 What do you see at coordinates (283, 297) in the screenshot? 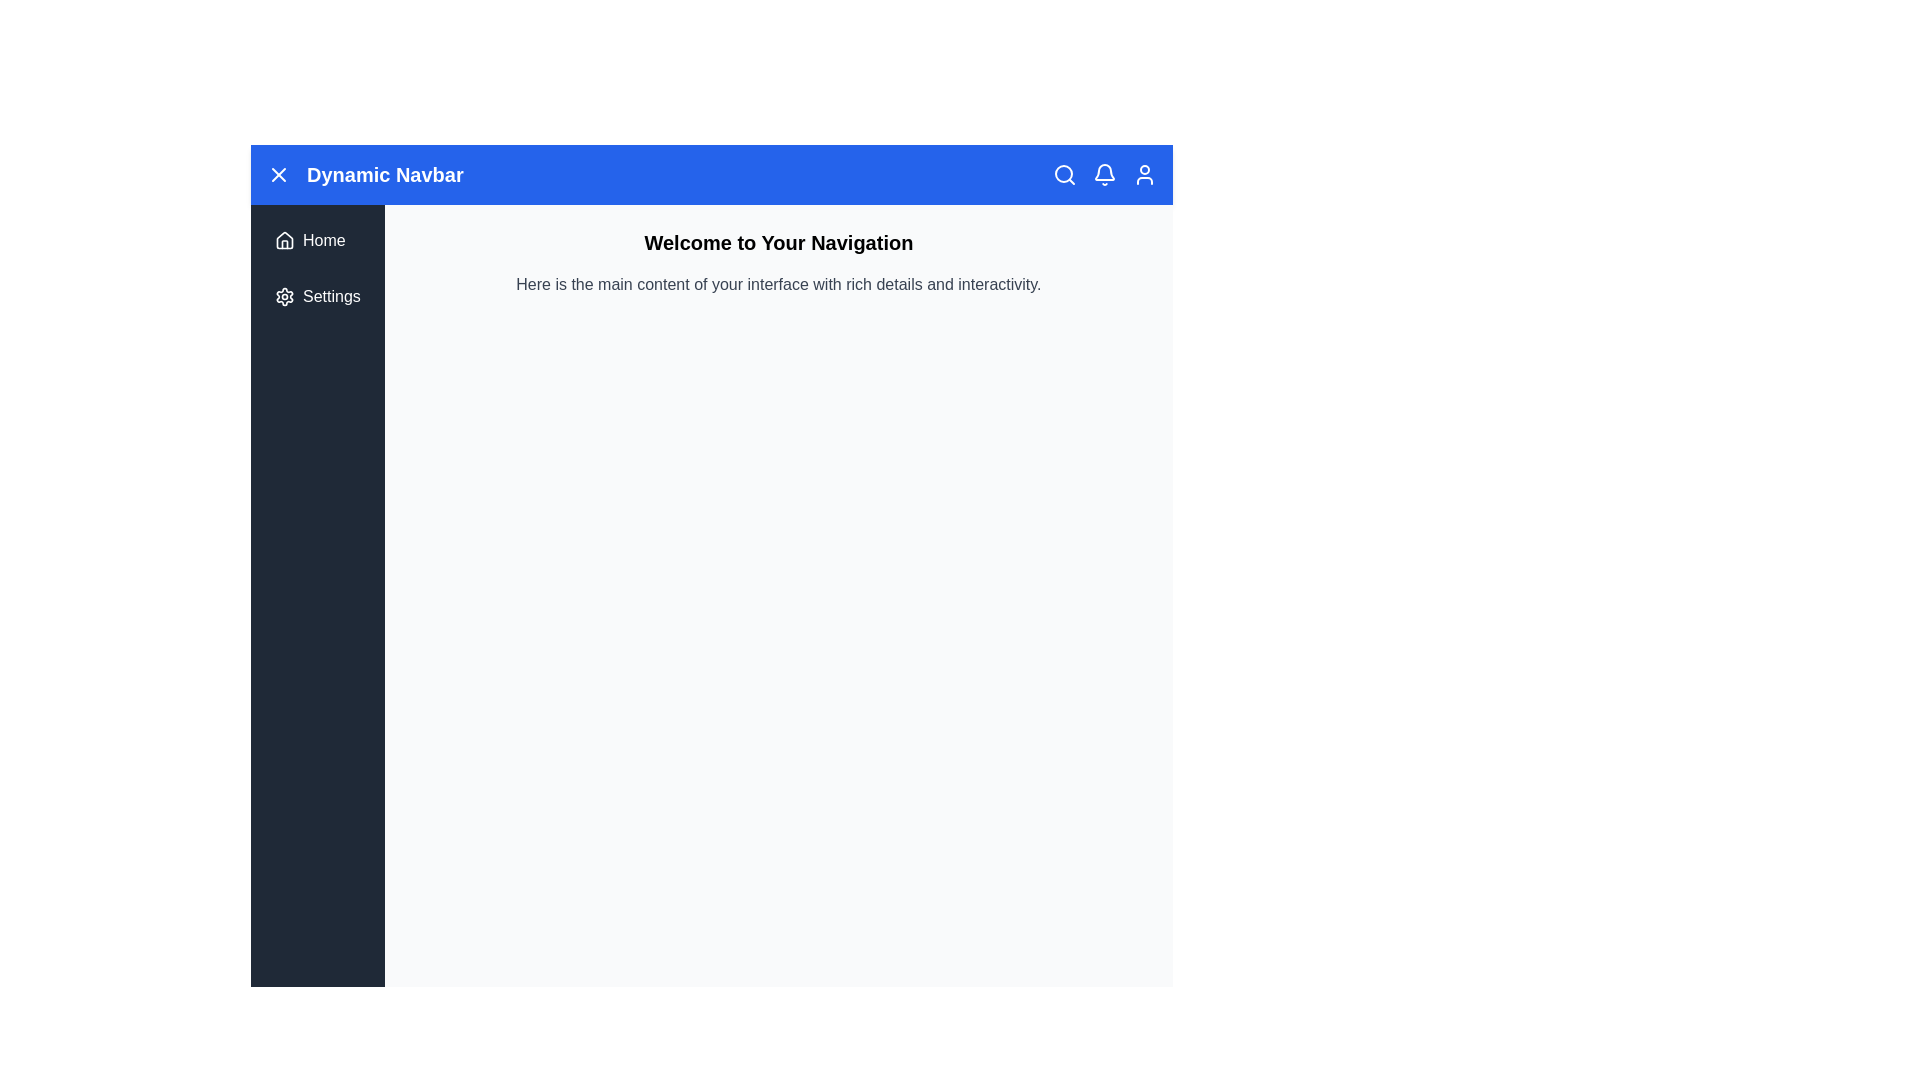
I see `the settings icon located to the left of the 'Settings' text label in the vertical navigation bar` at bounding box center [283, 297].